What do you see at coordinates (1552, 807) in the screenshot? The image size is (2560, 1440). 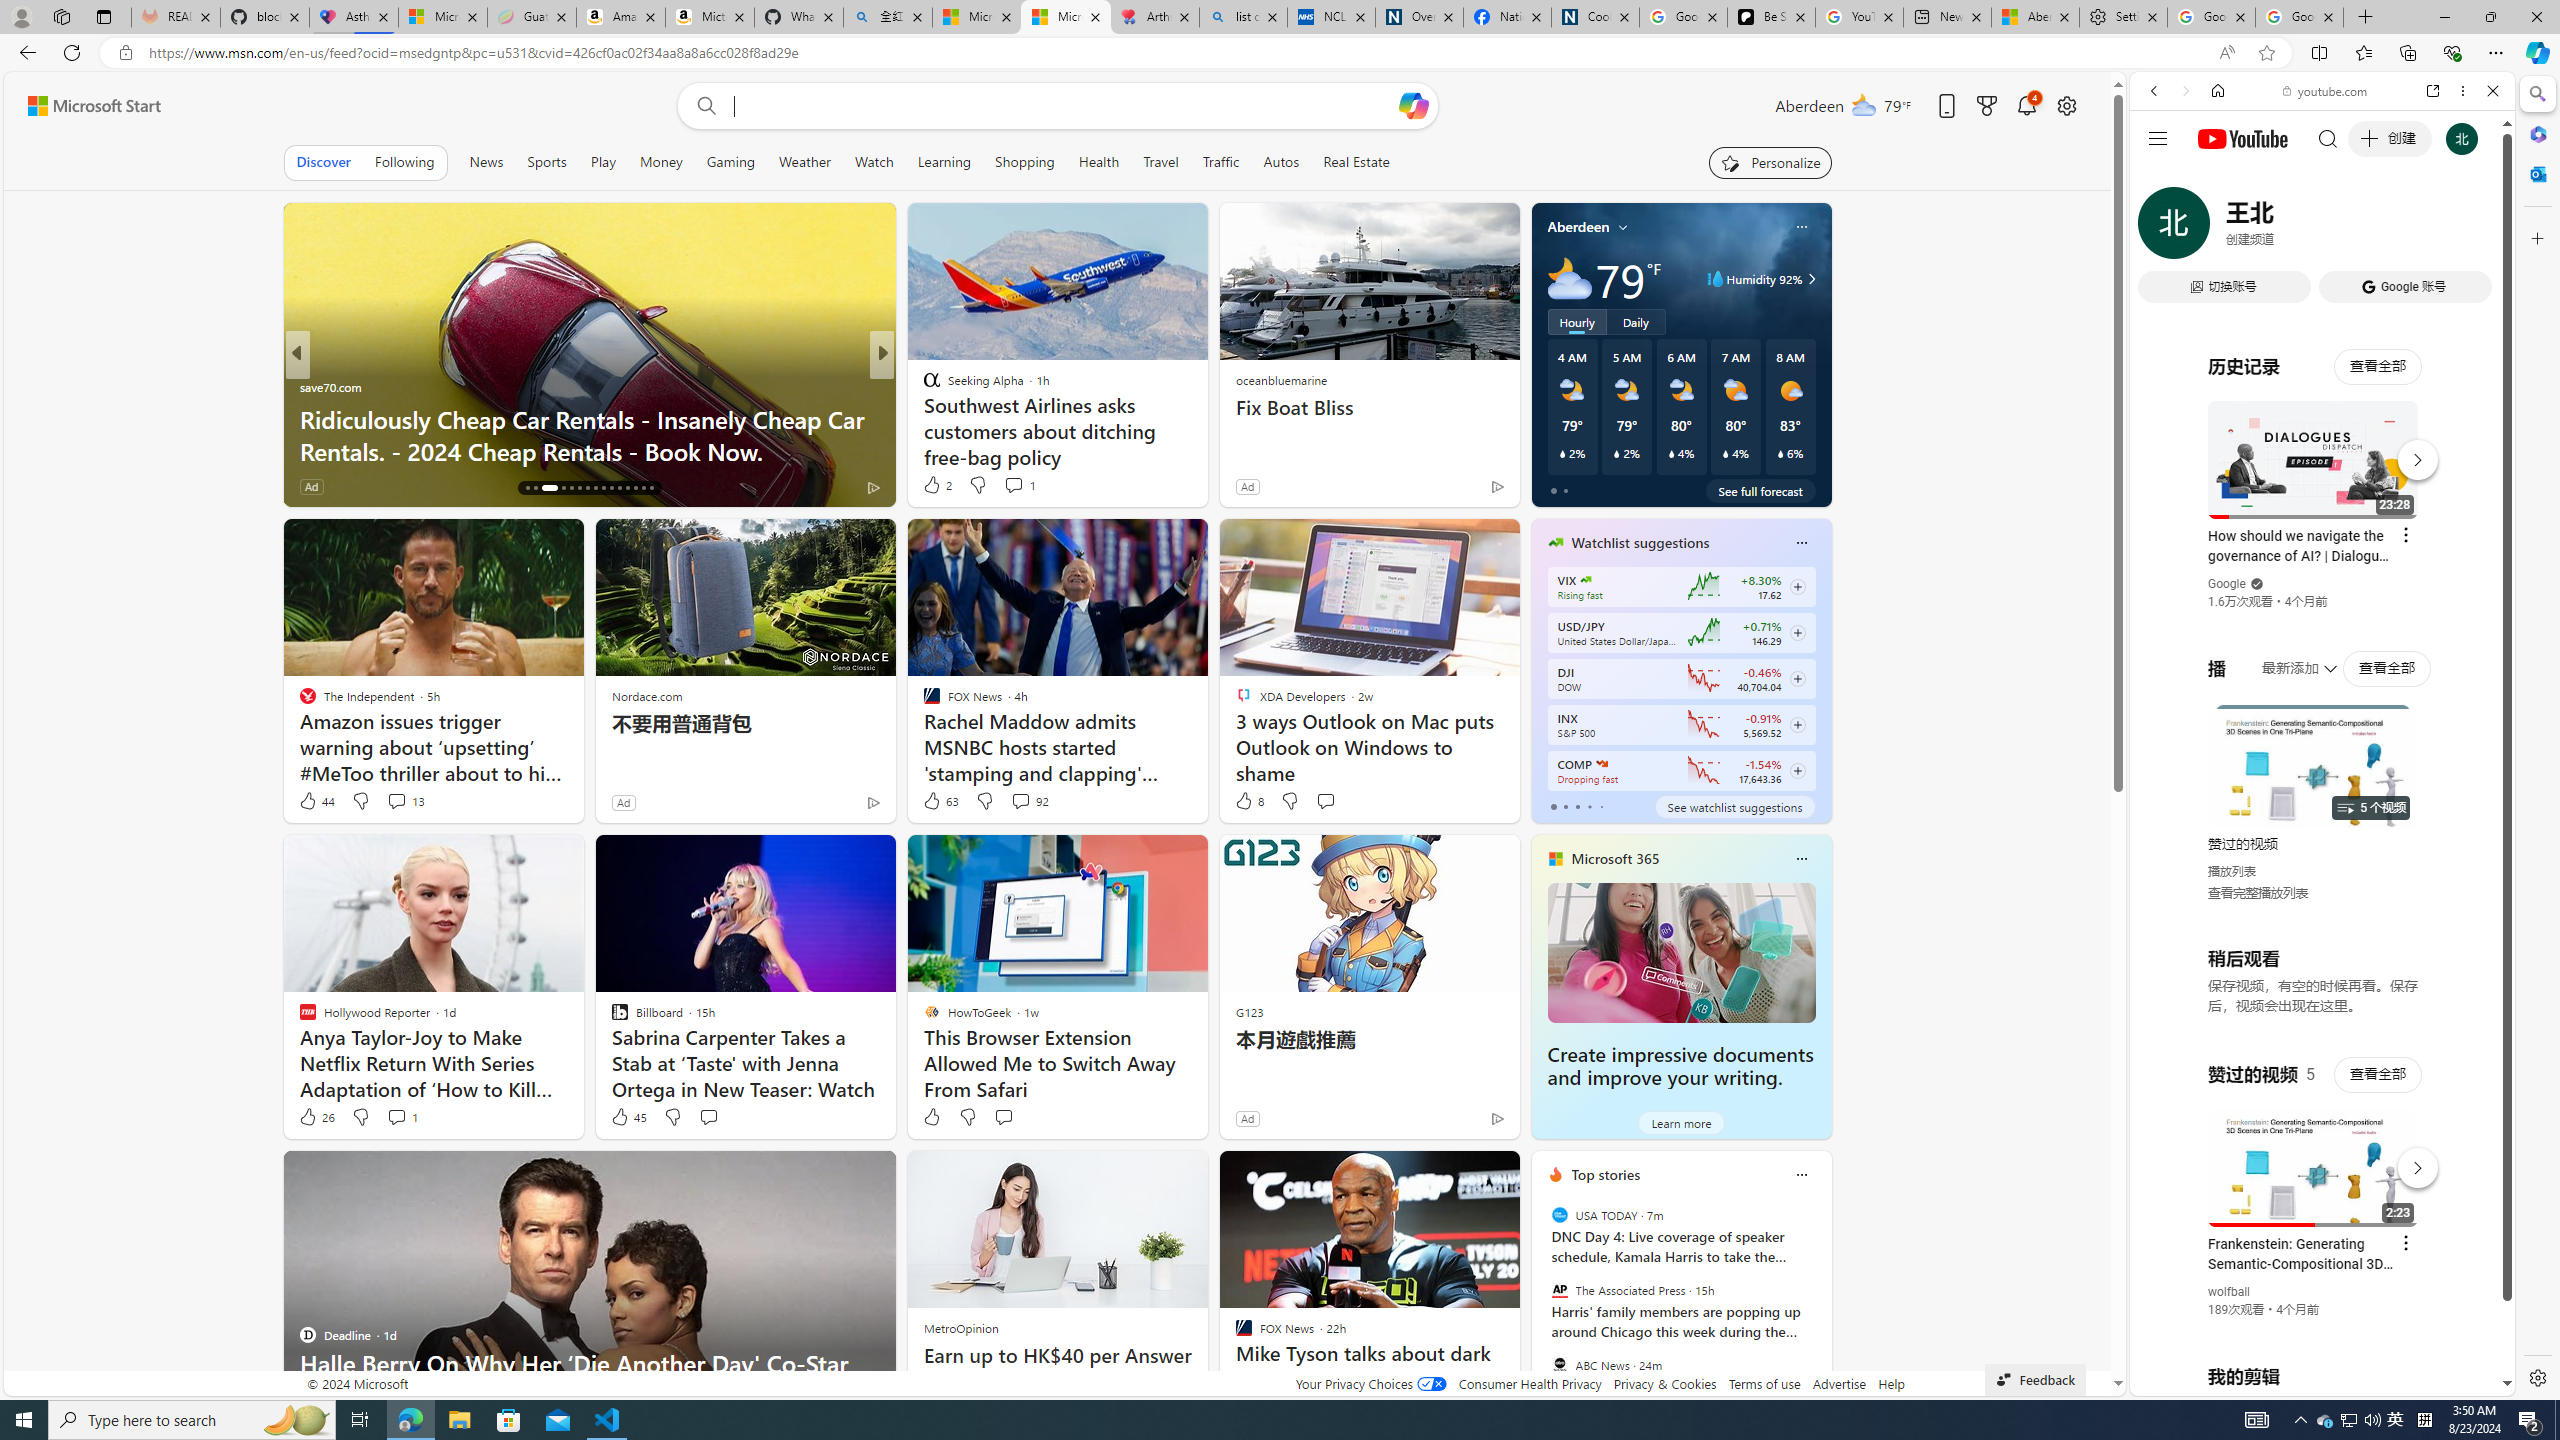 I see `'tab-0'` at bounding box center [1552, 807].